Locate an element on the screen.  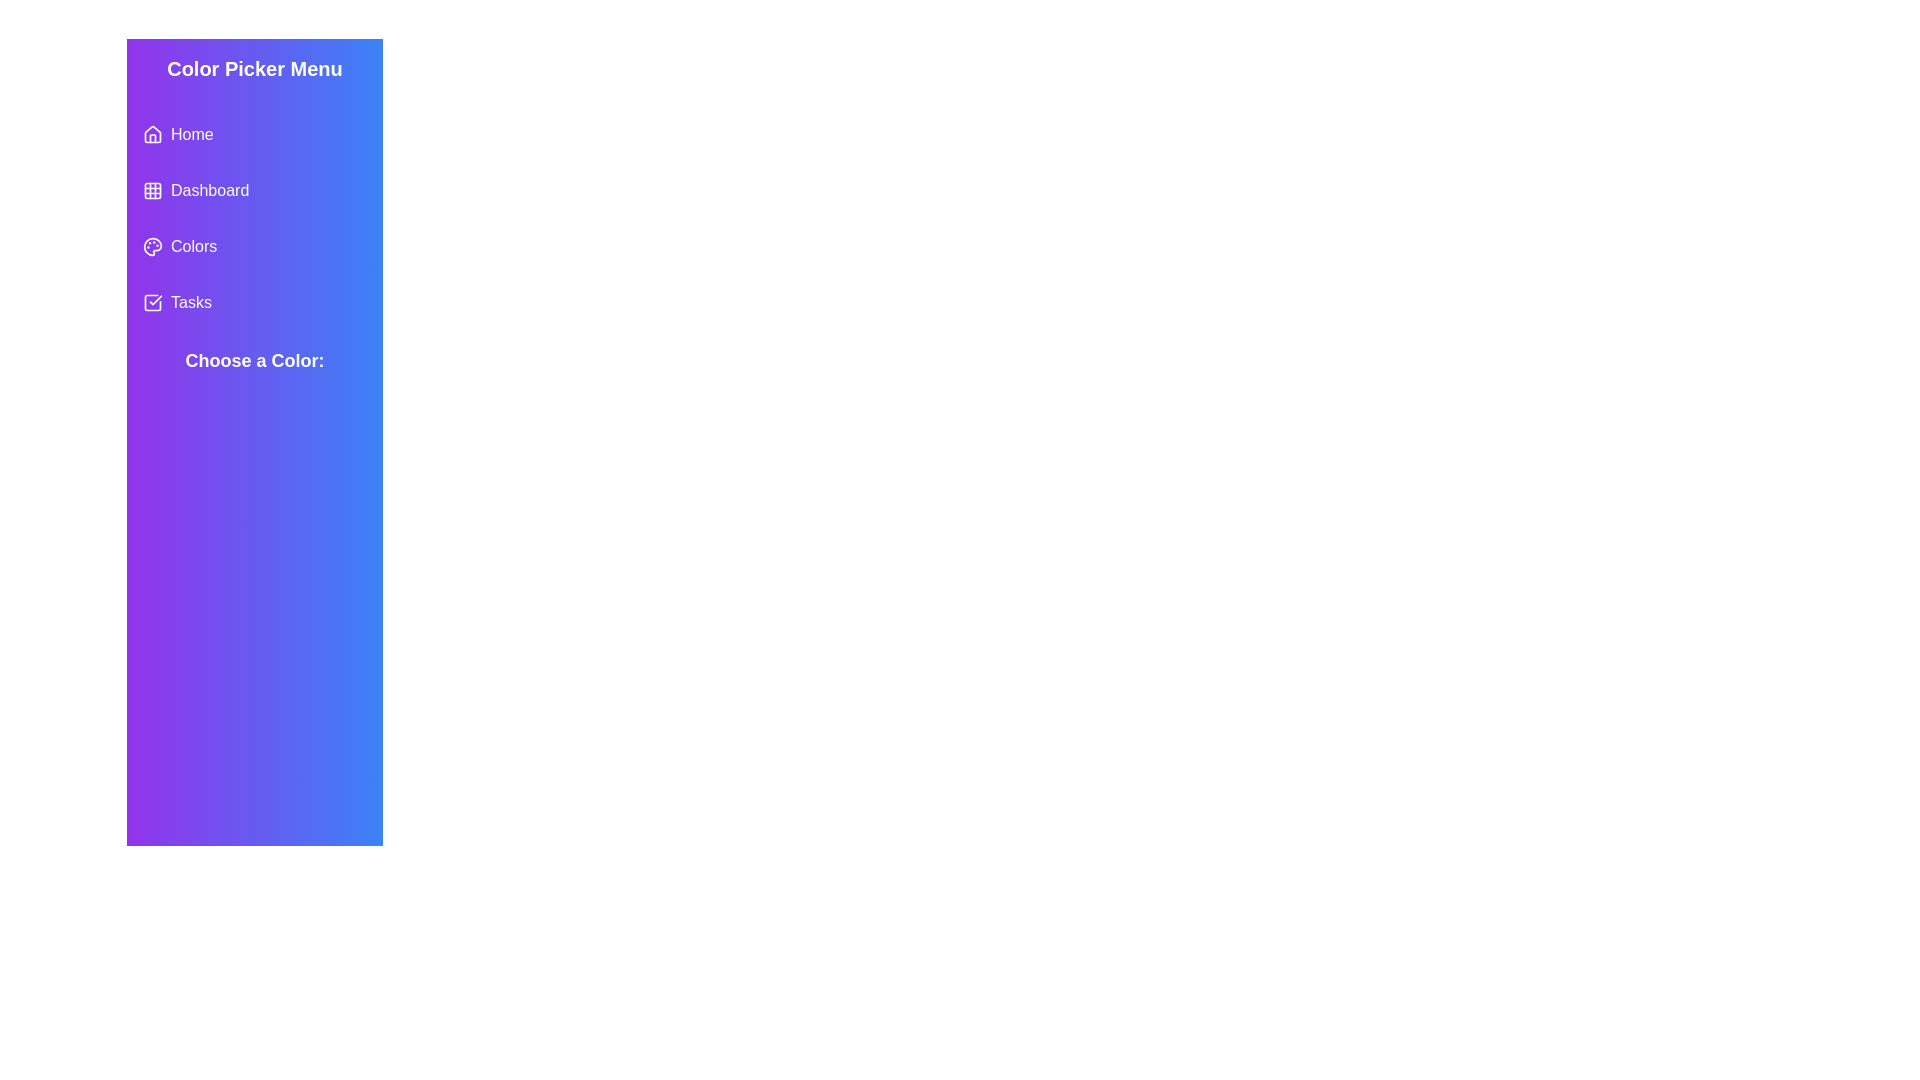
the third item in the vertical menu on the left side of the interface, which is a circular graphic icon resembling a palette is located at coordinates (152, 245).